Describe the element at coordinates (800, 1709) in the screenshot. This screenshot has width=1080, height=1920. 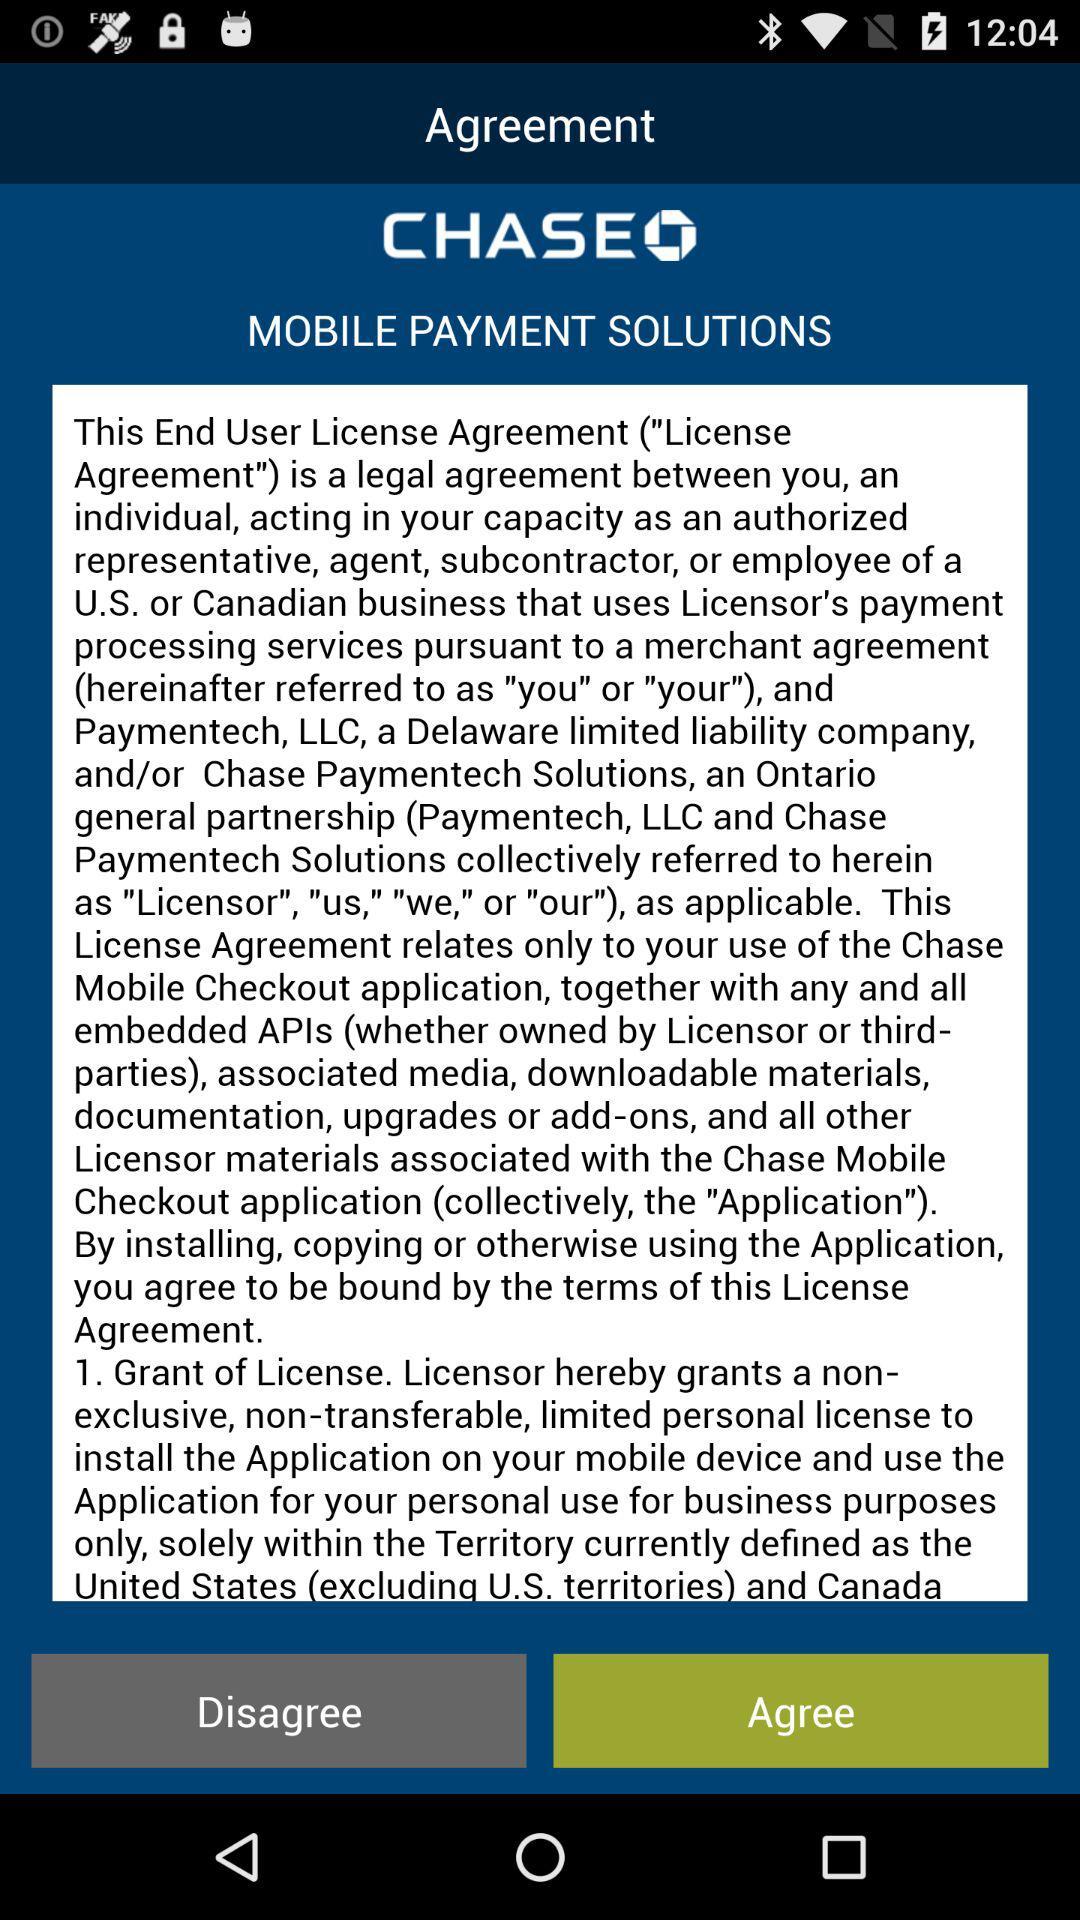
I see `icon below this end user icon` at that location.